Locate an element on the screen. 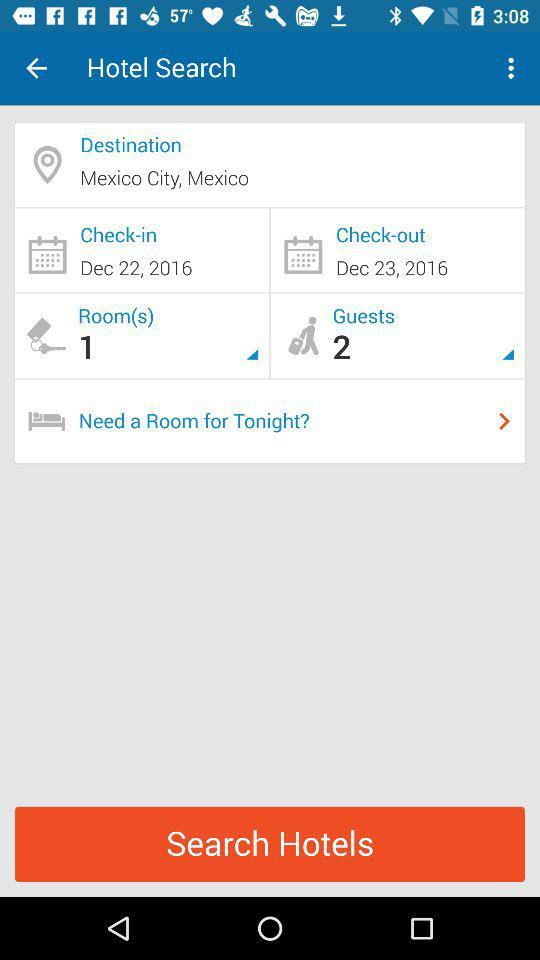  the item next to hotel search is located at coordinates (36, 68).